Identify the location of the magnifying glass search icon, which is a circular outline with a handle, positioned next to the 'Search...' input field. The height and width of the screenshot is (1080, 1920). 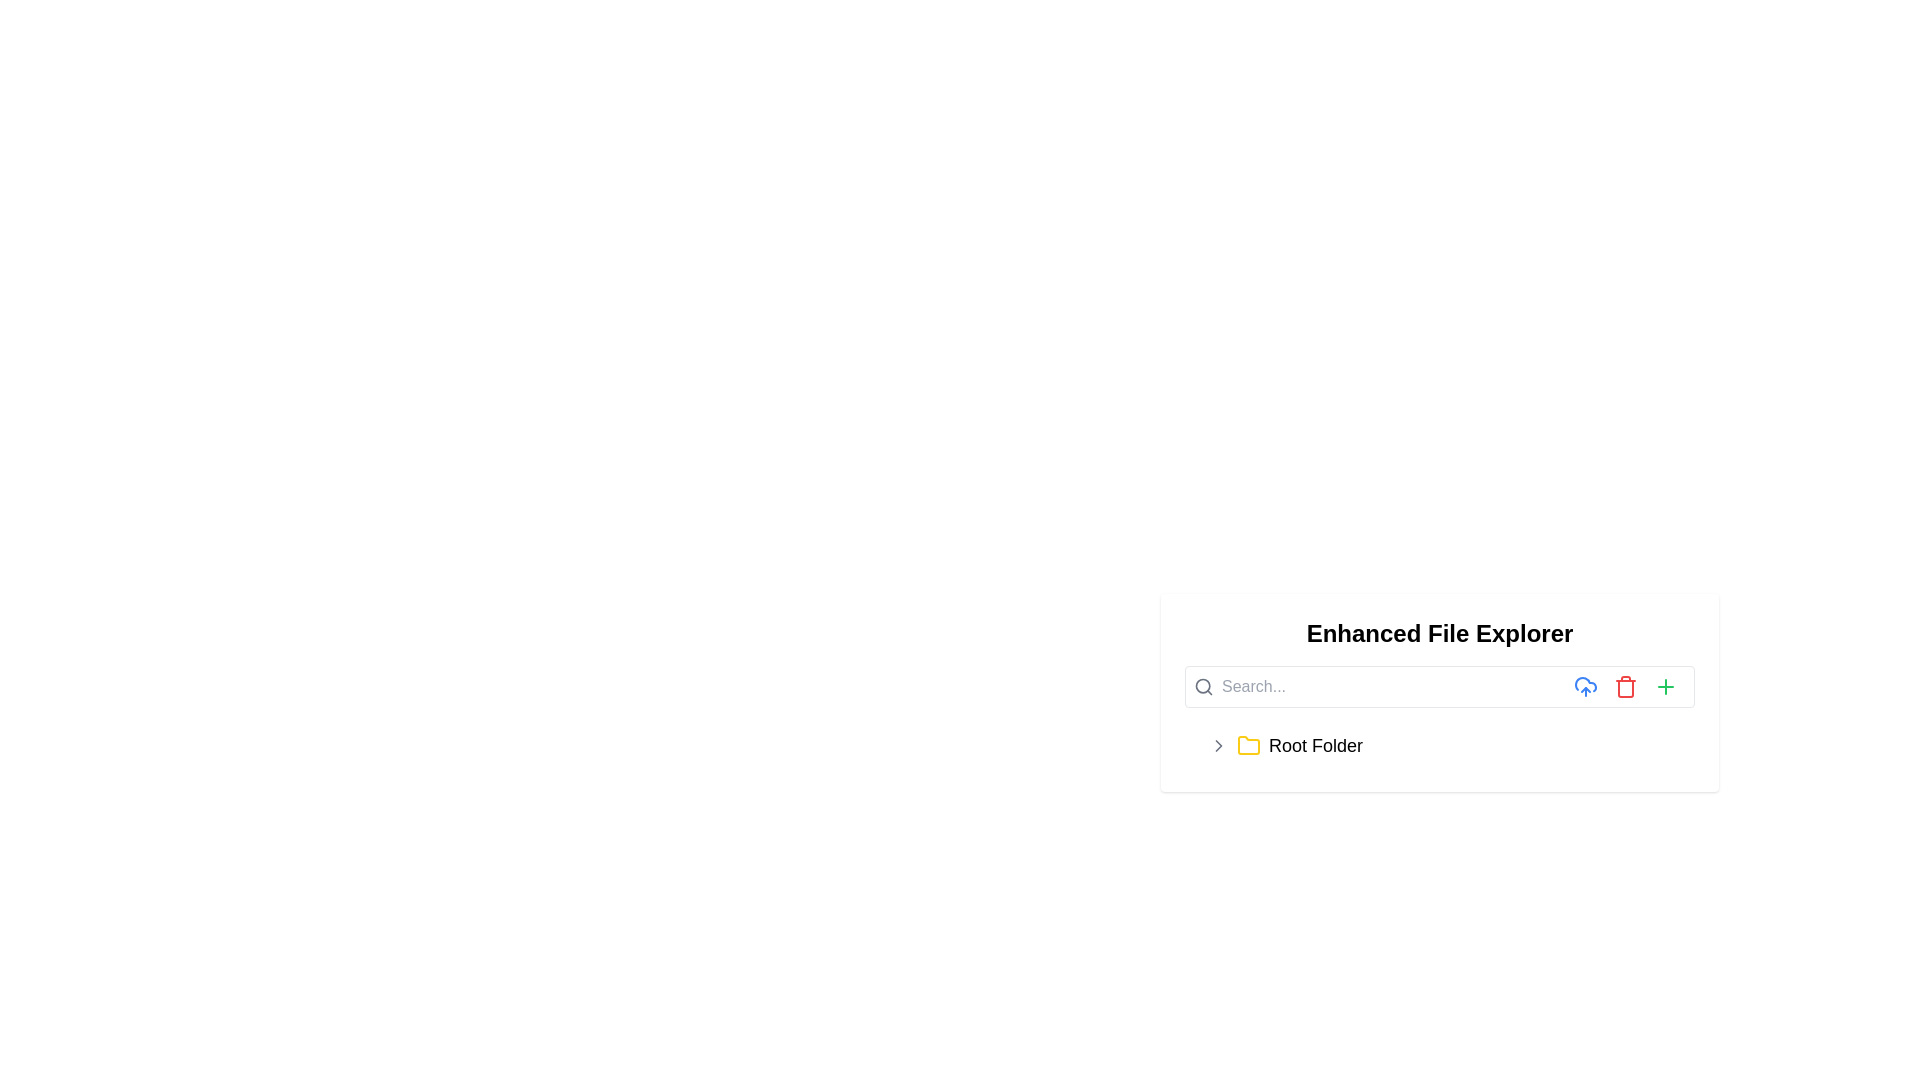
(1203, 685).